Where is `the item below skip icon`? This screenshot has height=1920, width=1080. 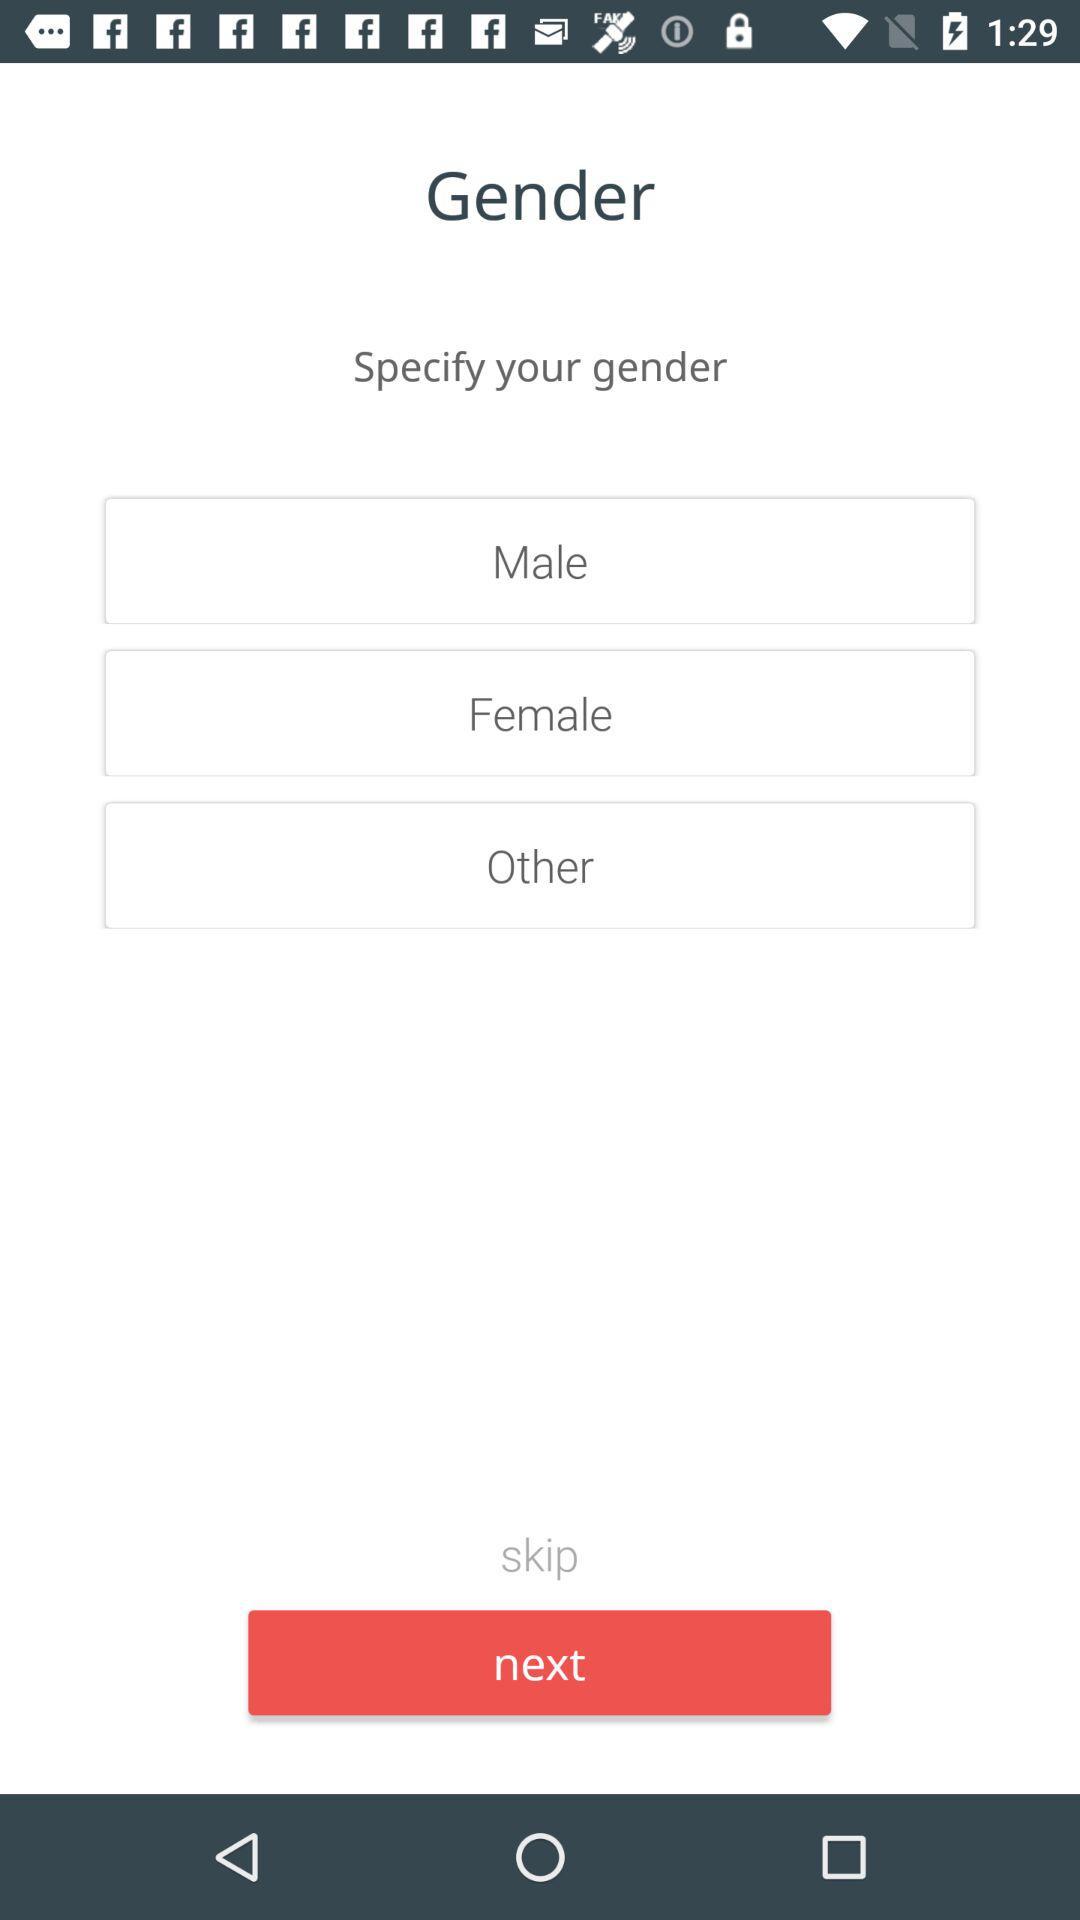 the item below skip icon is located at coordinates (538, 1662).